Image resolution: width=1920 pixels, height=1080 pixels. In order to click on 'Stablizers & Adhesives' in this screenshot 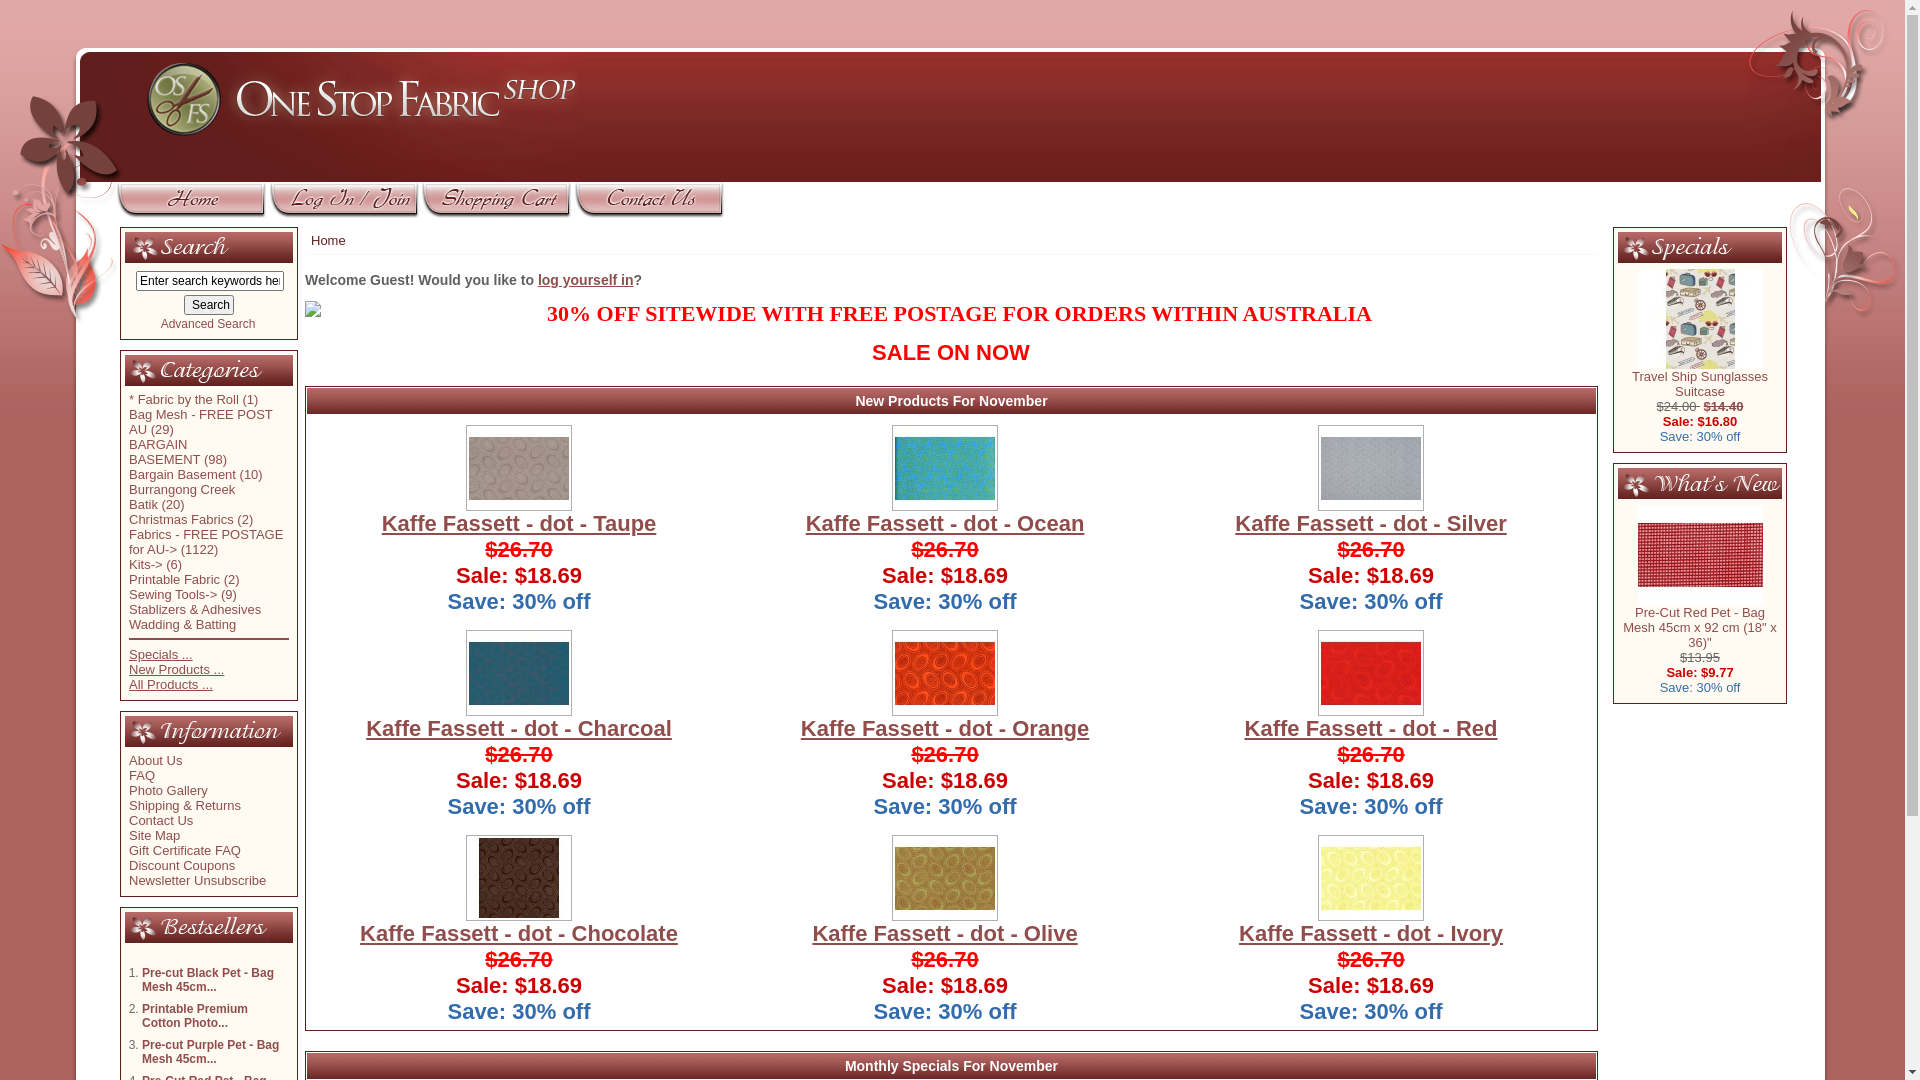, I will do `click(195, 608)`.